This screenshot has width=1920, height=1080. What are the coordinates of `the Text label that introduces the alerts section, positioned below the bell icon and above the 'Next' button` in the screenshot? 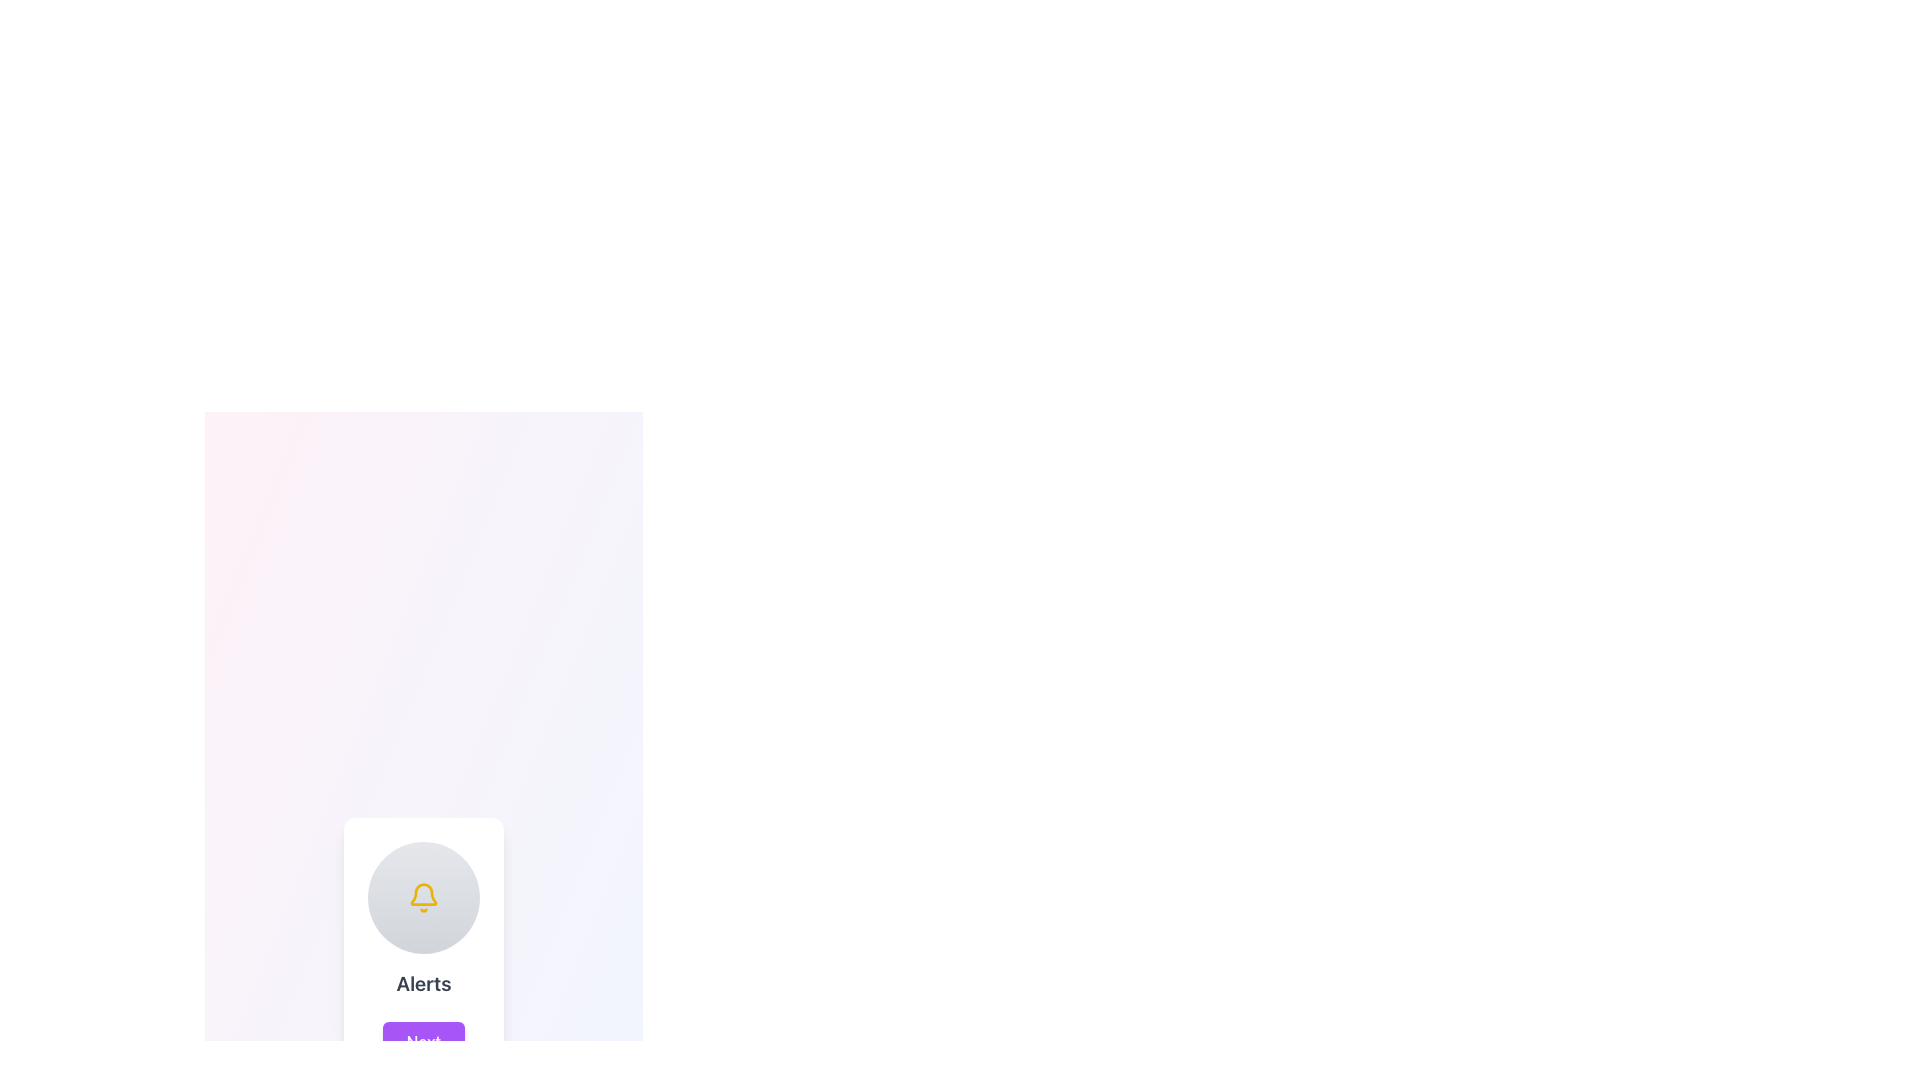 It's located at (422, 982).